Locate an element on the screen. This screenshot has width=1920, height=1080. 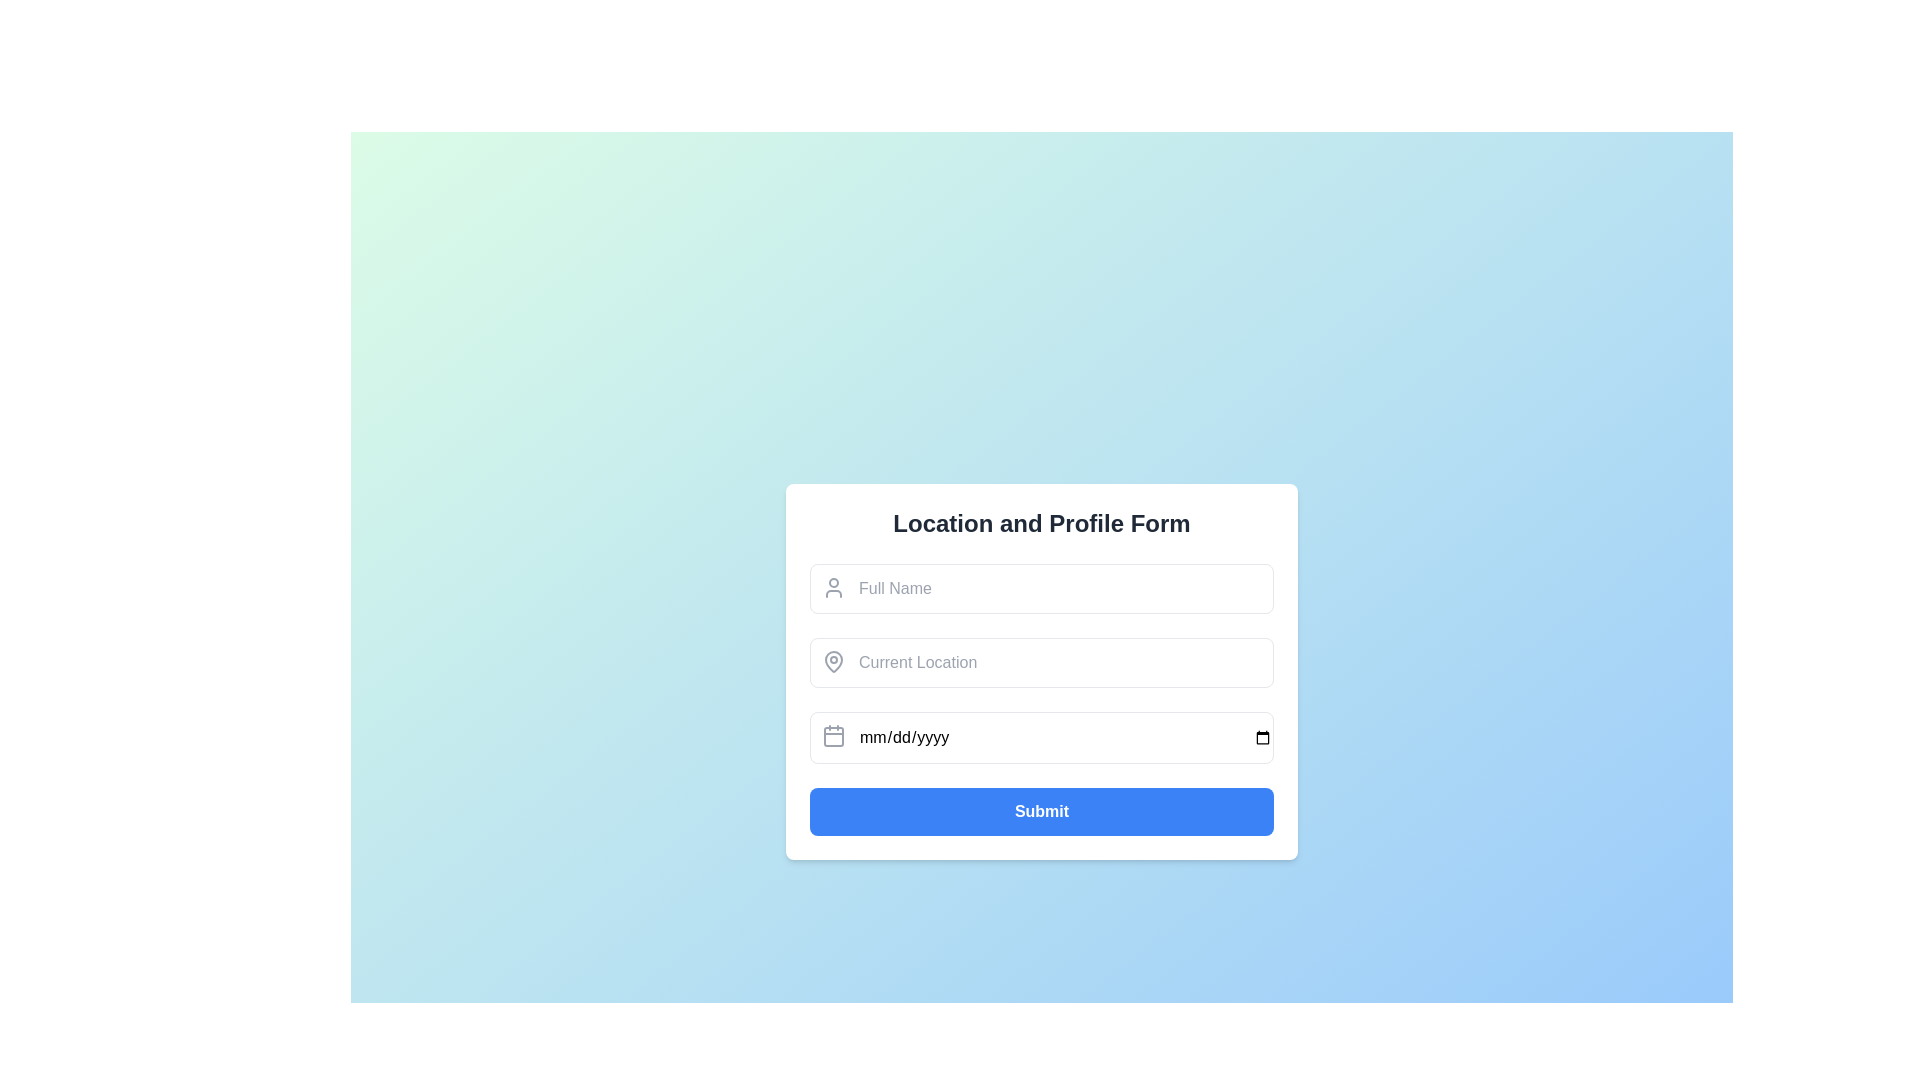
the map pin icon, which is a teardrop-shaped icon with a circular hole, styled in gray, located to the left of the 'Current Location' input field is located at coordinates (834, 660).